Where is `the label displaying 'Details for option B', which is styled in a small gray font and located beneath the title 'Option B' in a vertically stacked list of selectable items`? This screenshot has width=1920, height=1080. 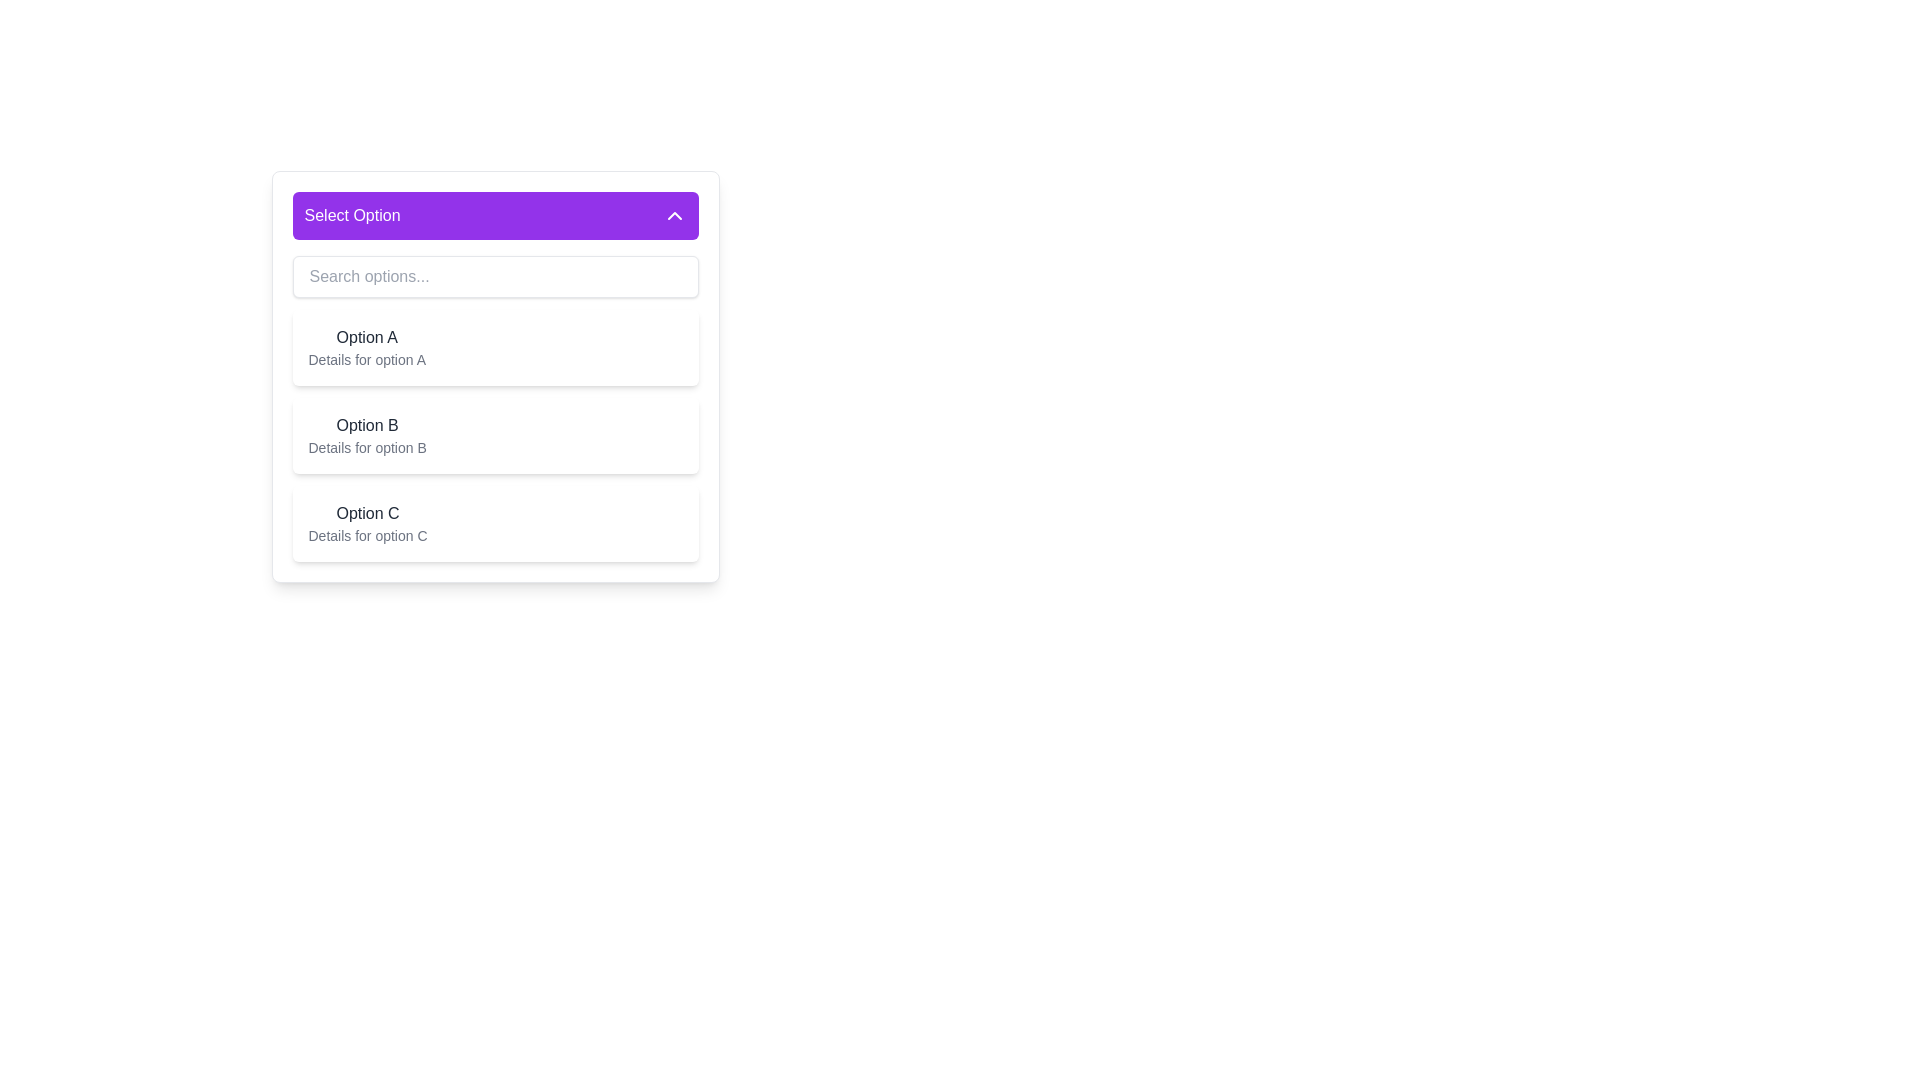 the label displaying 'Details for option B', which is styled in a small gray font and located beneath the title 'Option B' in a vertically stacked list of selectable items is located at coordinates (367, 446).